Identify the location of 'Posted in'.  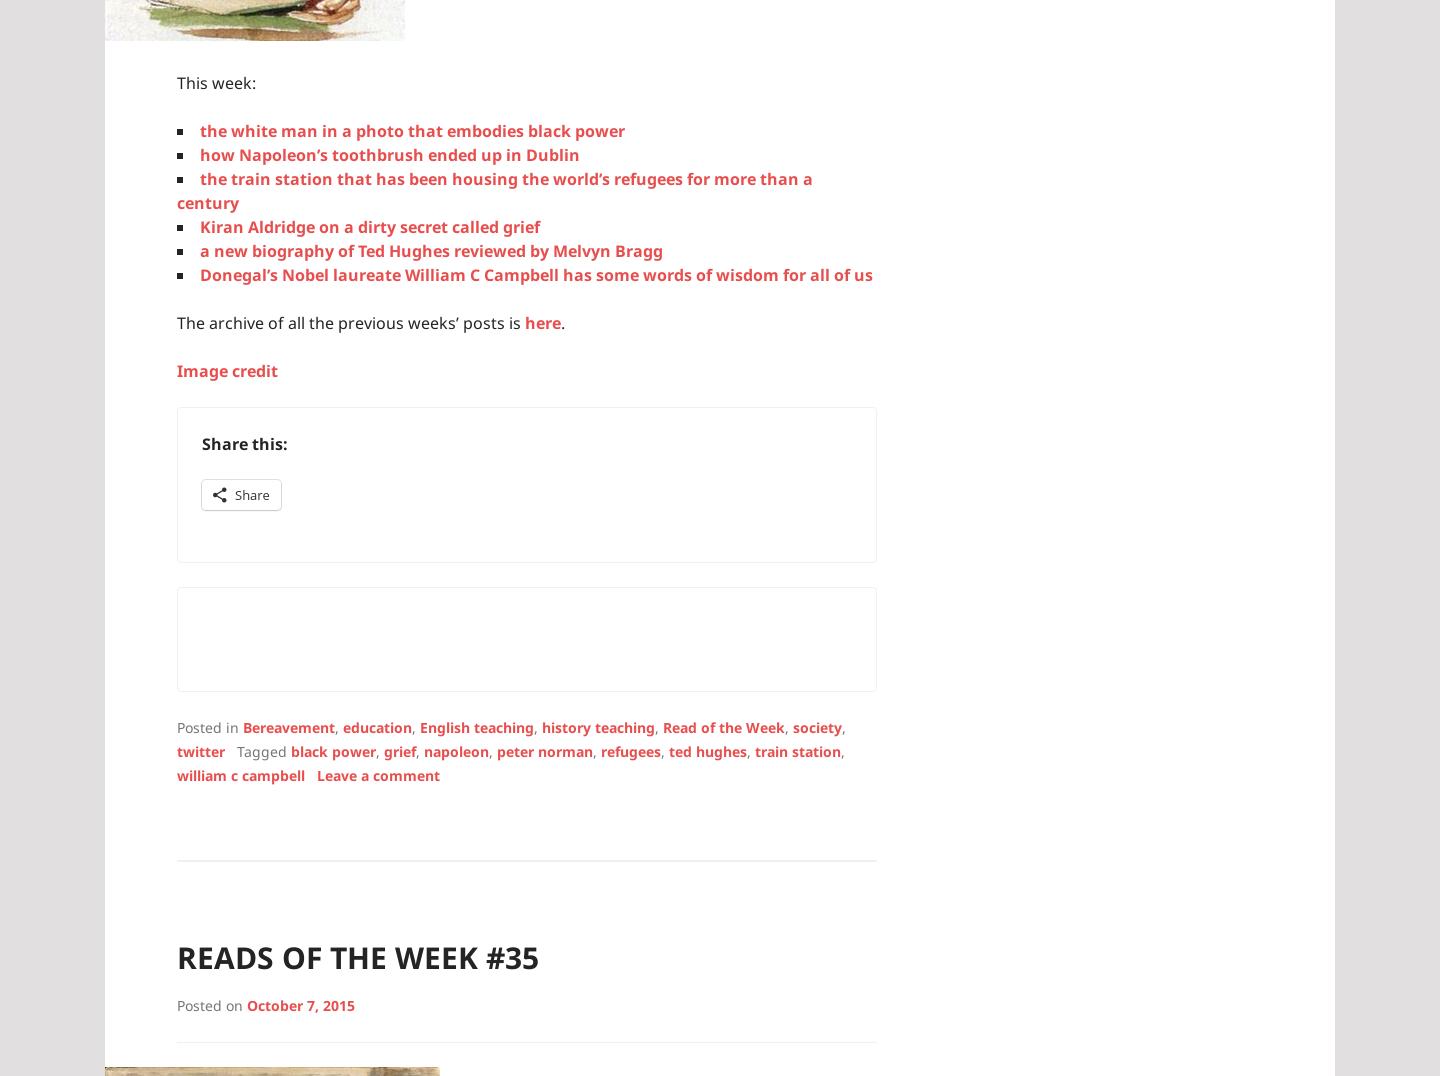
(209, 725).